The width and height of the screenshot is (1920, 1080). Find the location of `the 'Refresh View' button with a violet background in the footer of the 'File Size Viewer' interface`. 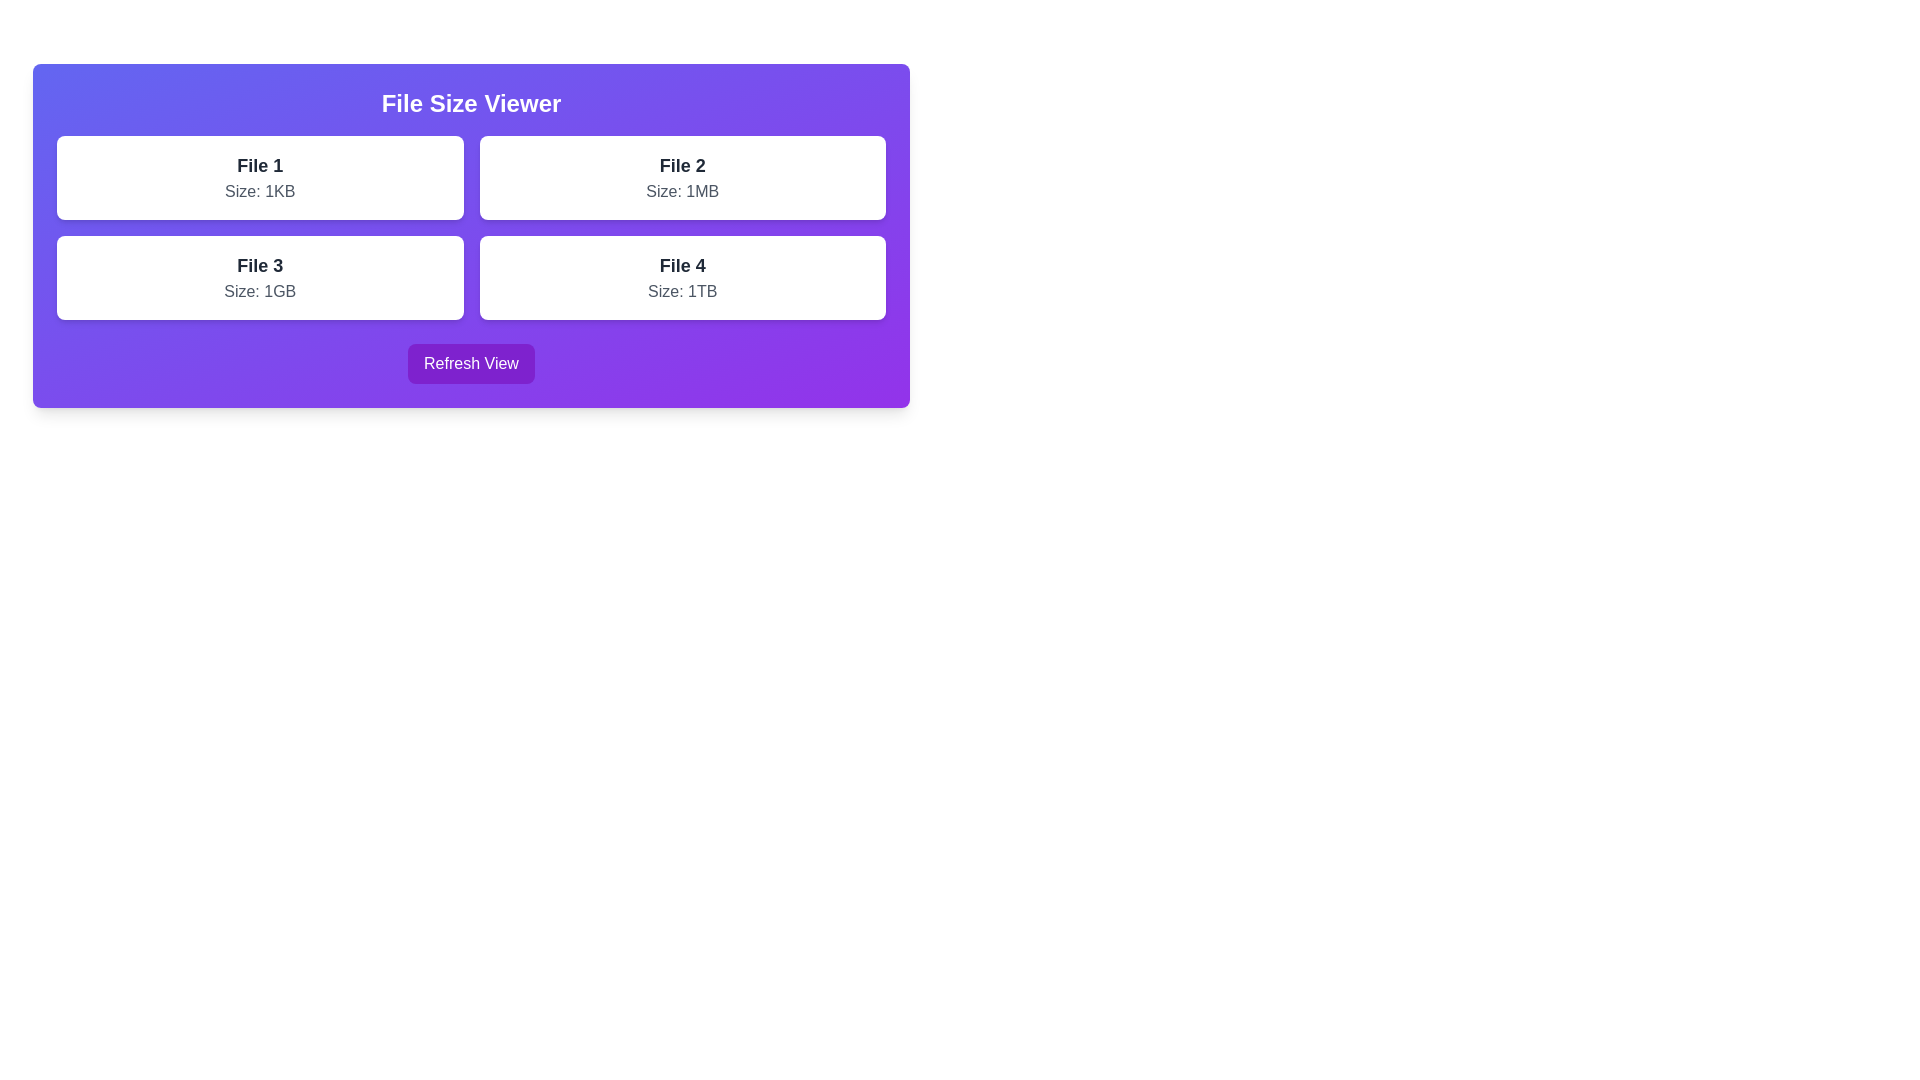

the 'Refresh View' button with a violet background in the footer of the 'File Size Viewer' interface is located at coordinates (470, 363).